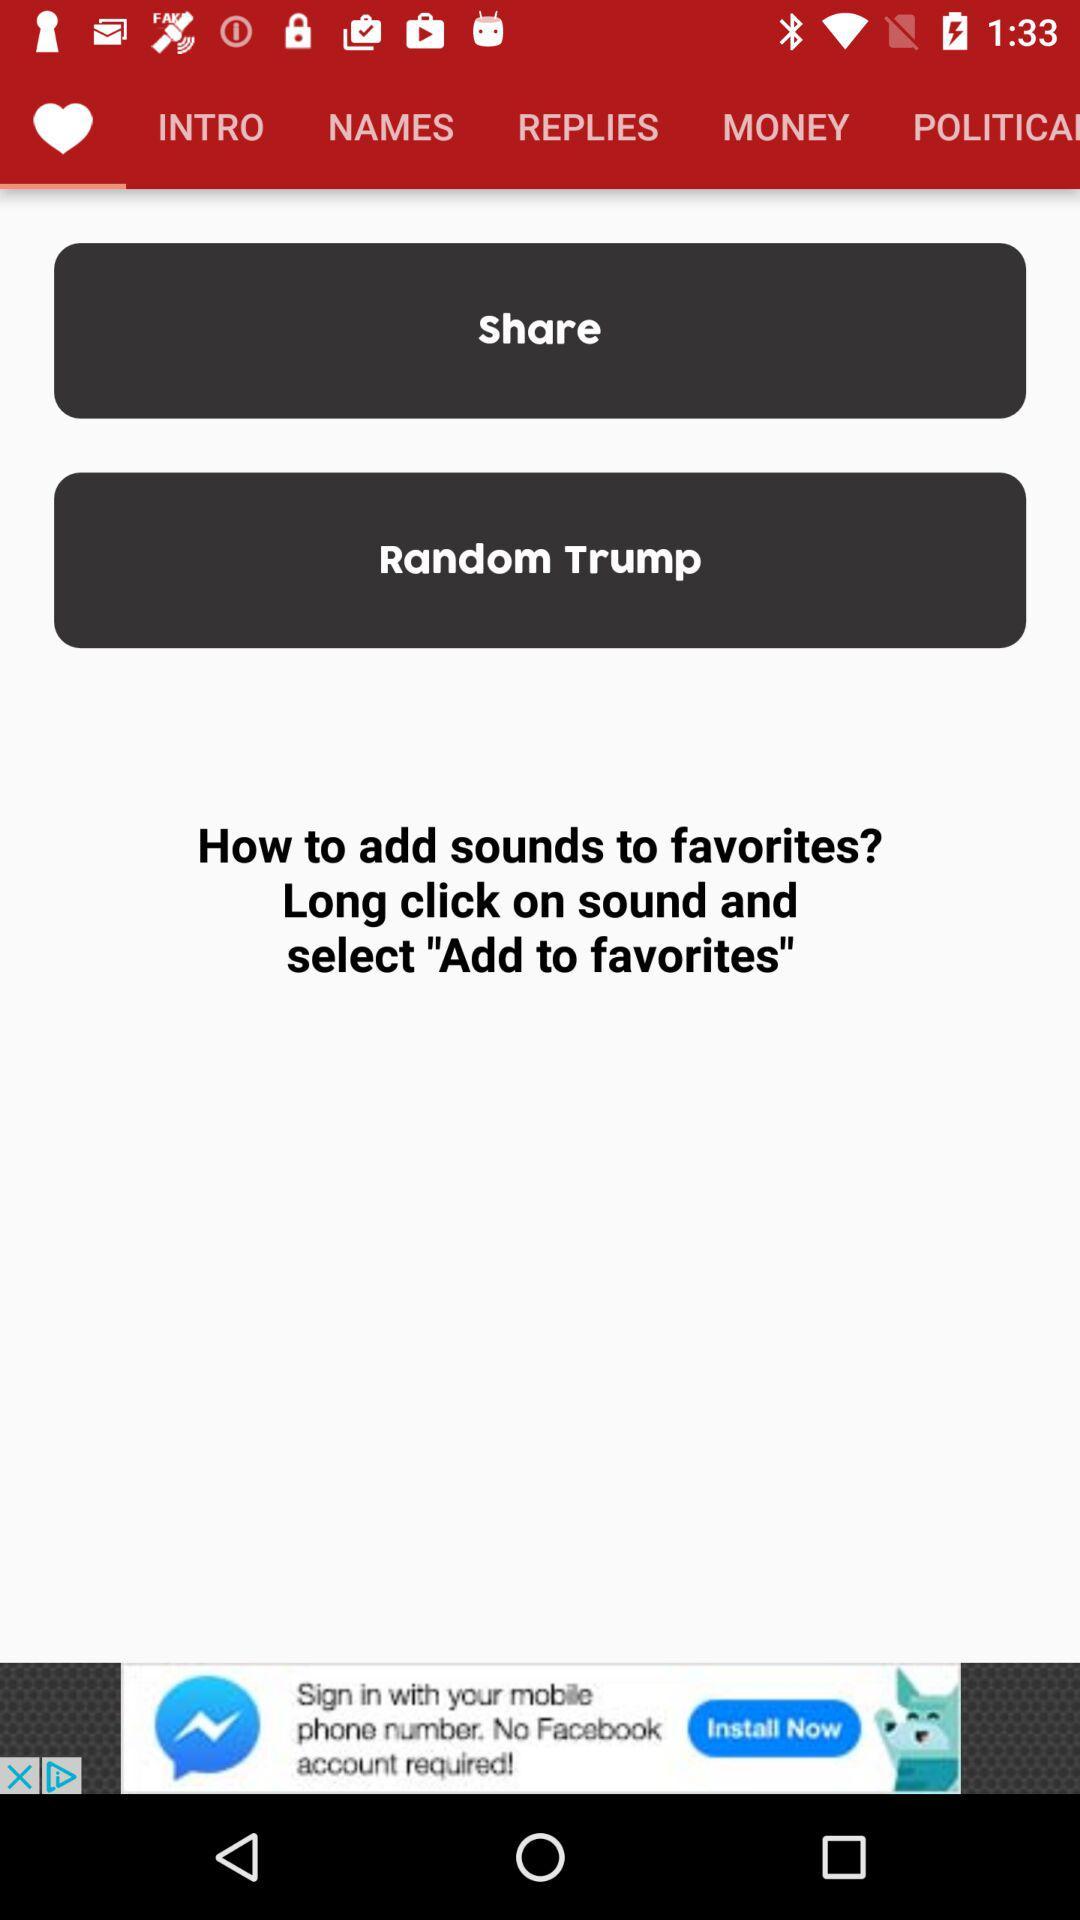 The height and width of the screenshot is (1920, 1080). I want to click on open advertisement, so click(540, 1727).